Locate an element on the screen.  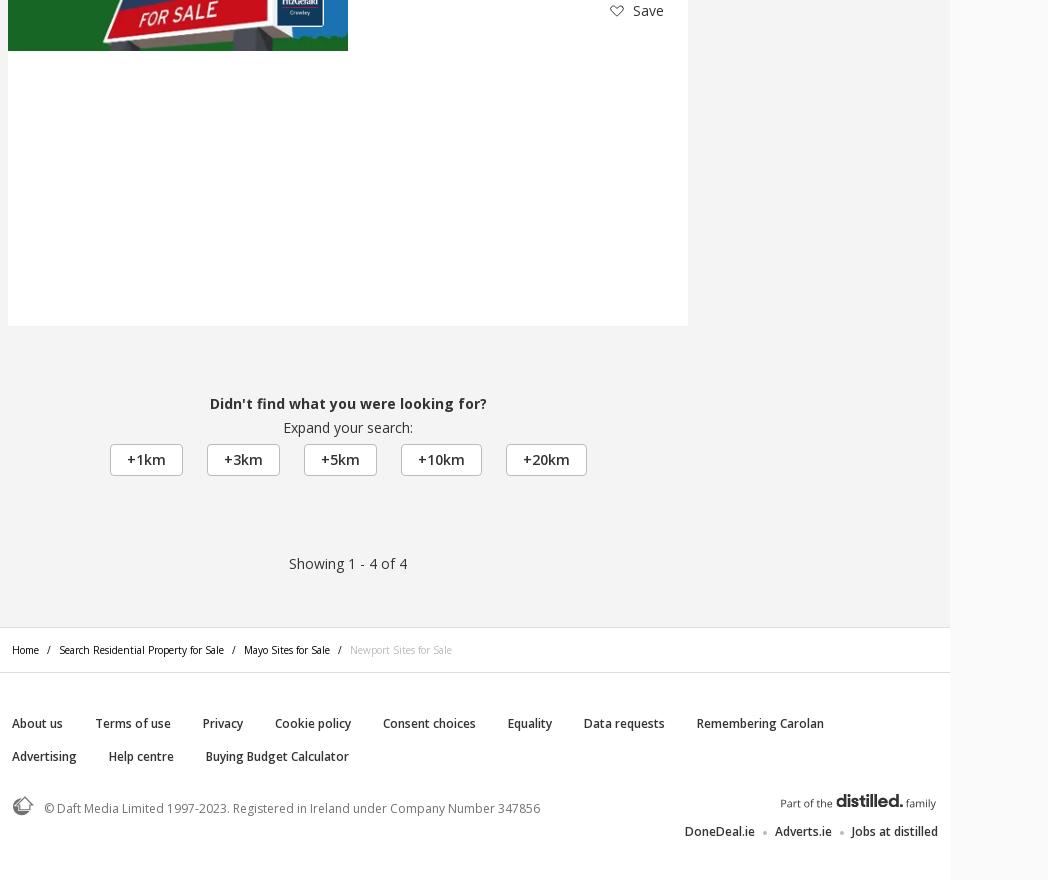
'Didn't find what you were looking for?' is located at coordinates (347, 402).